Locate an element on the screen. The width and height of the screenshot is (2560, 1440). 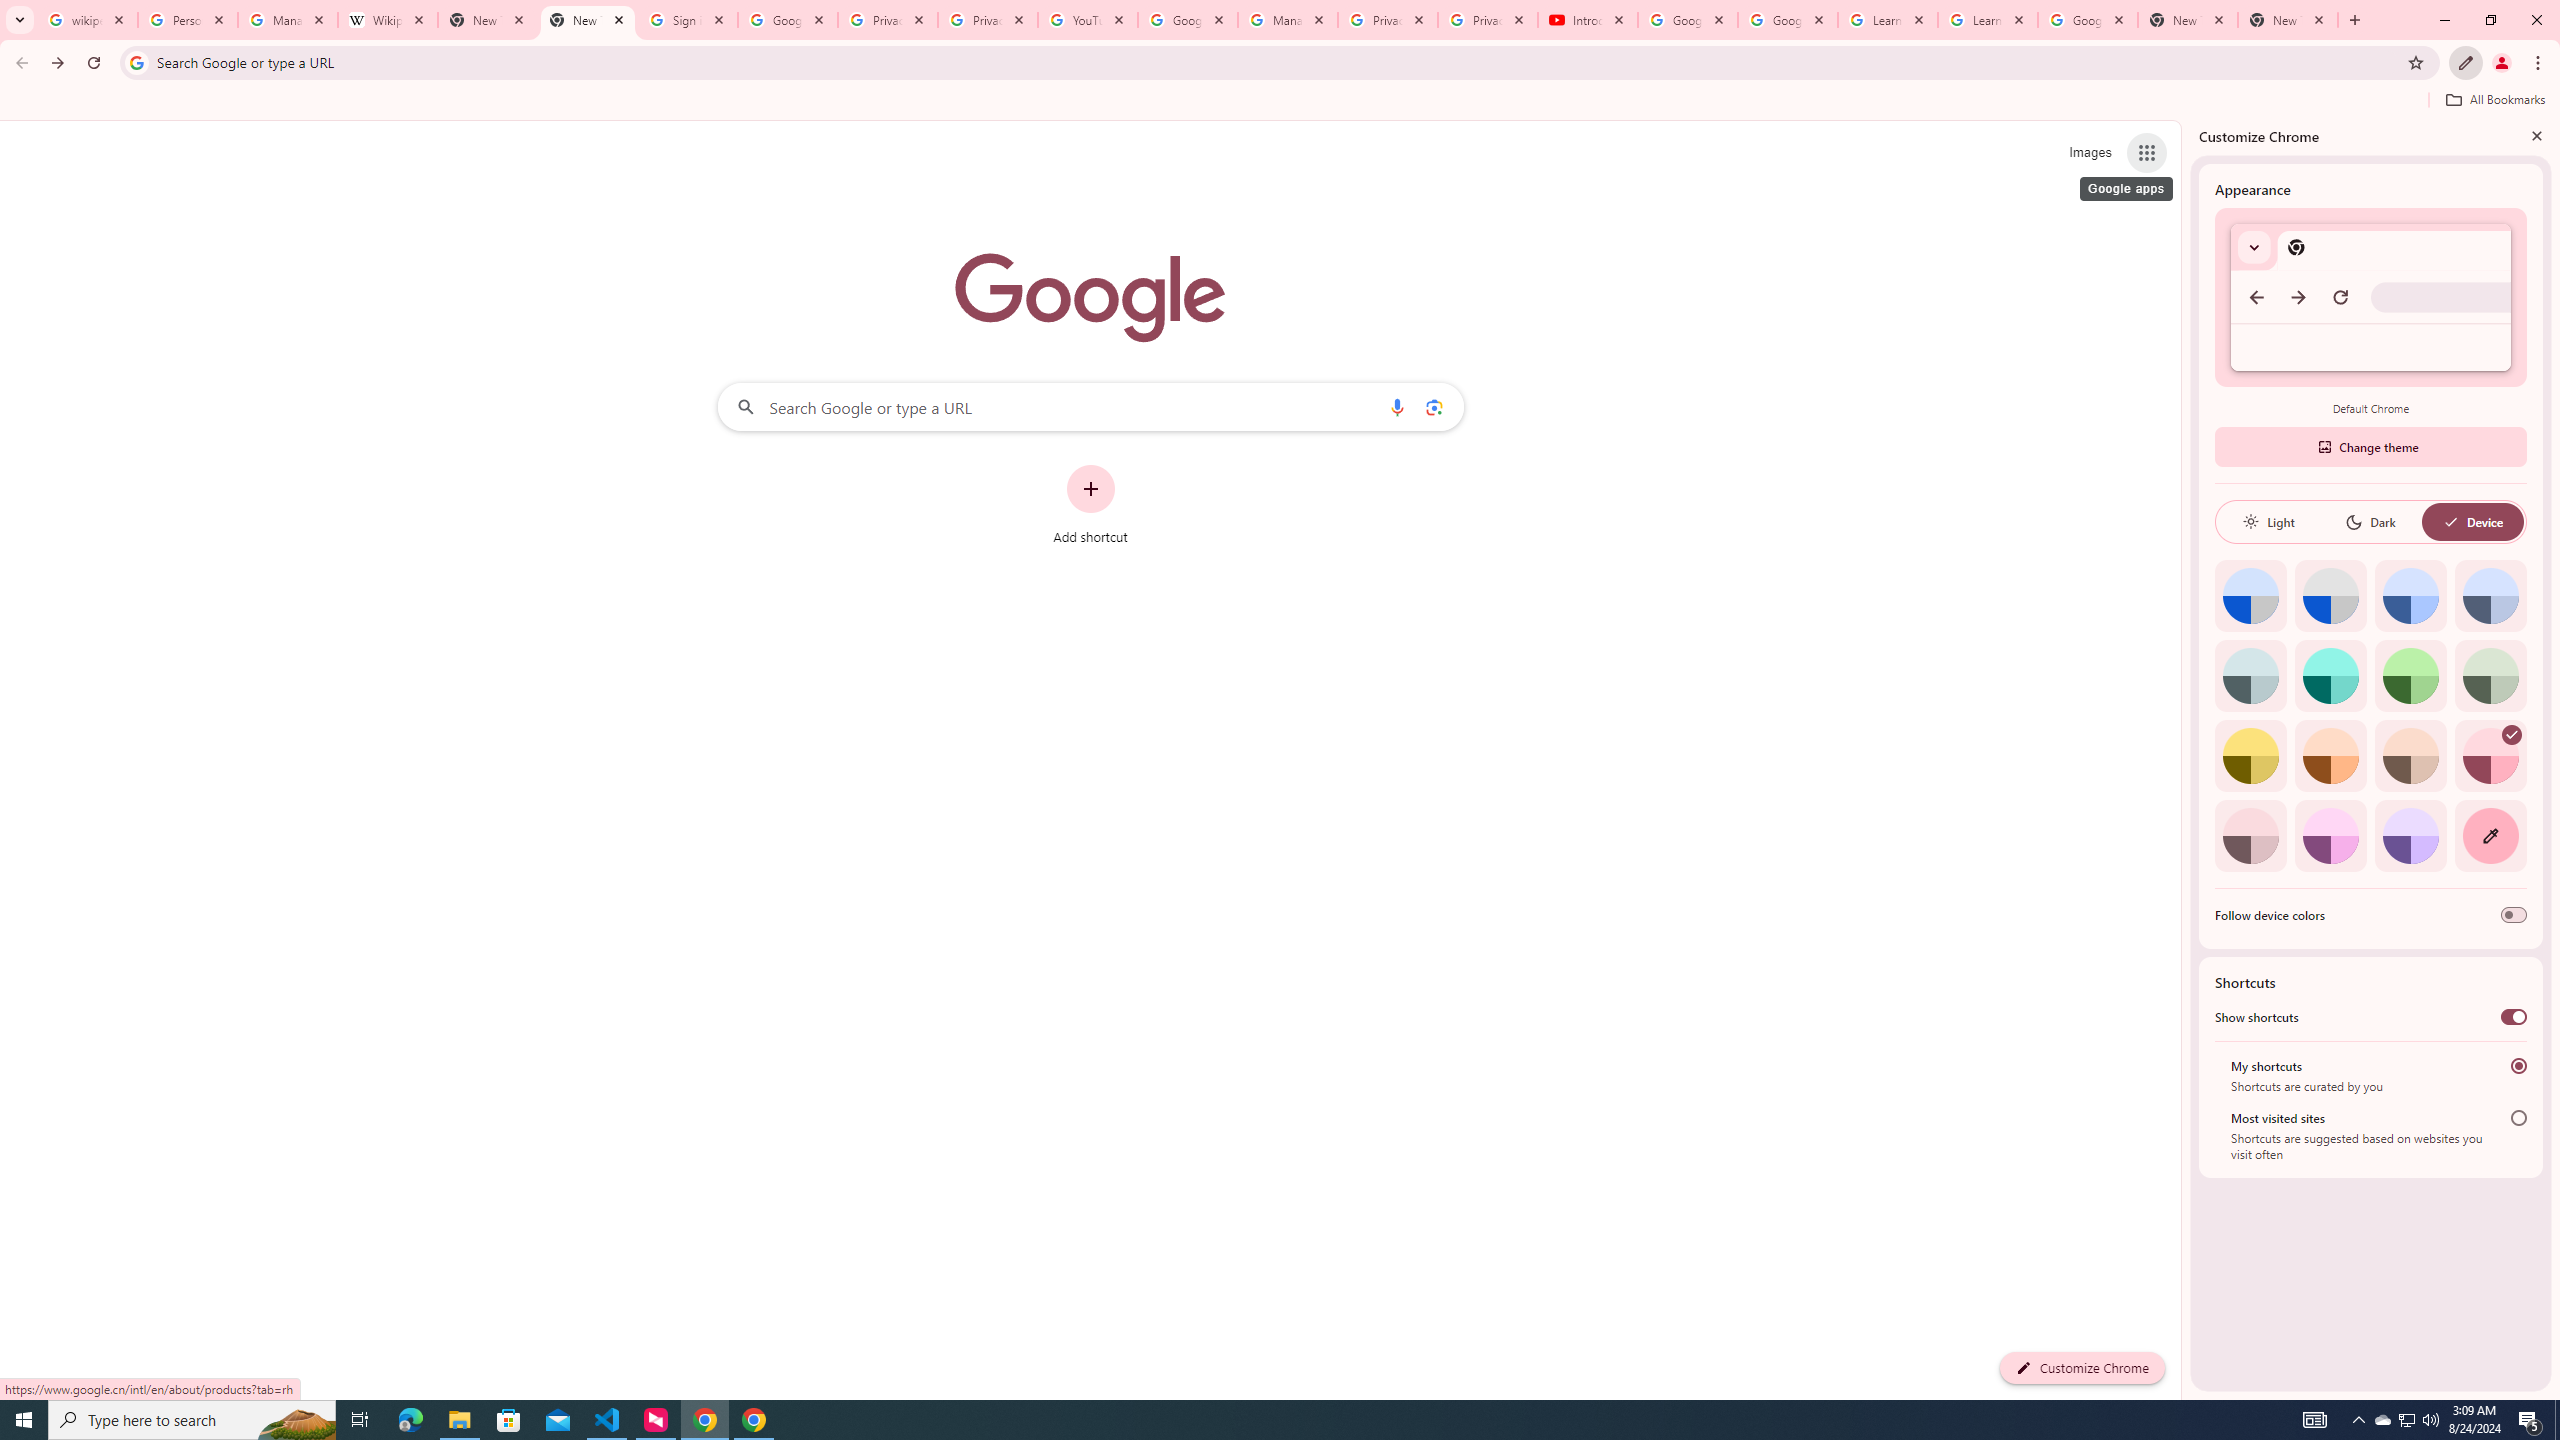
'Light' is located at coordinates (2267, 521).